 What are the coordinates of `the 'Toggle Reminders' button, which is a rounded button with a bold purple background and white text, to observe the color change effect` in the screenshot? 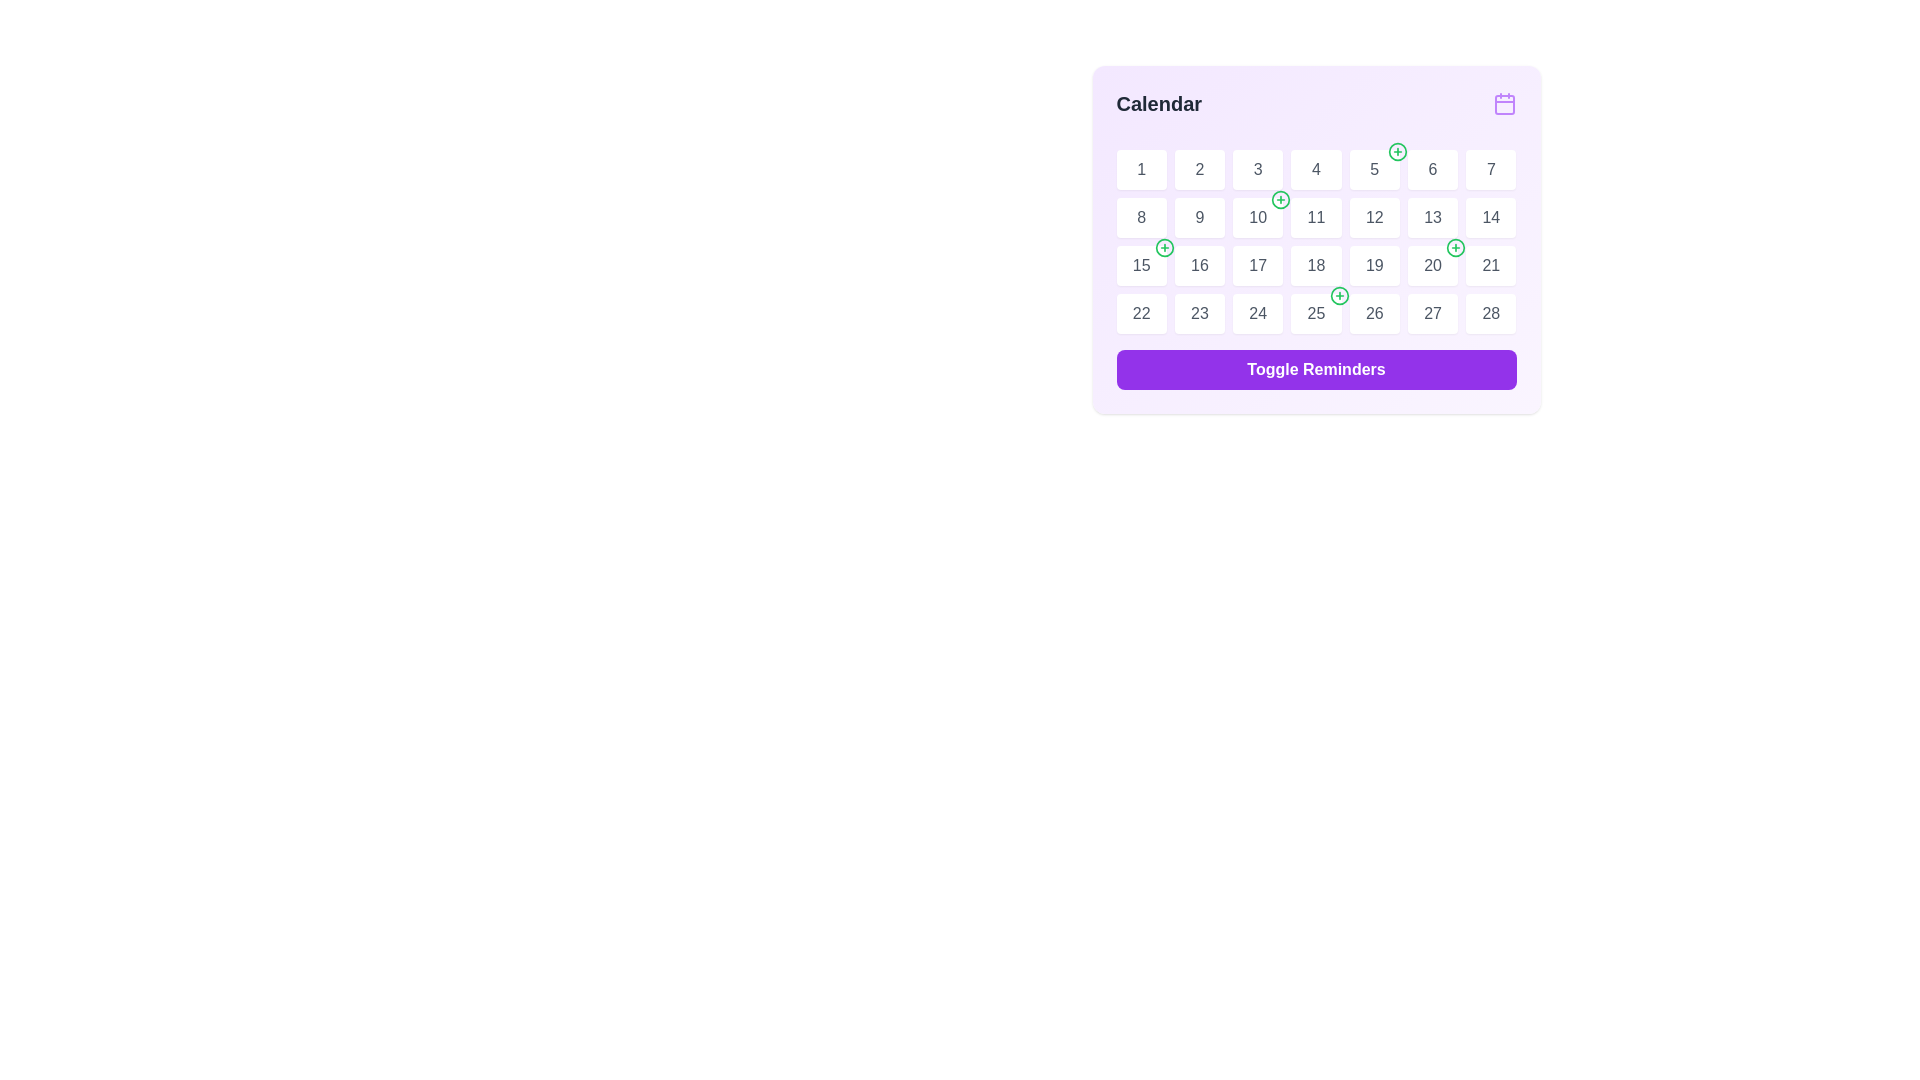 It's located at (1316, 370).